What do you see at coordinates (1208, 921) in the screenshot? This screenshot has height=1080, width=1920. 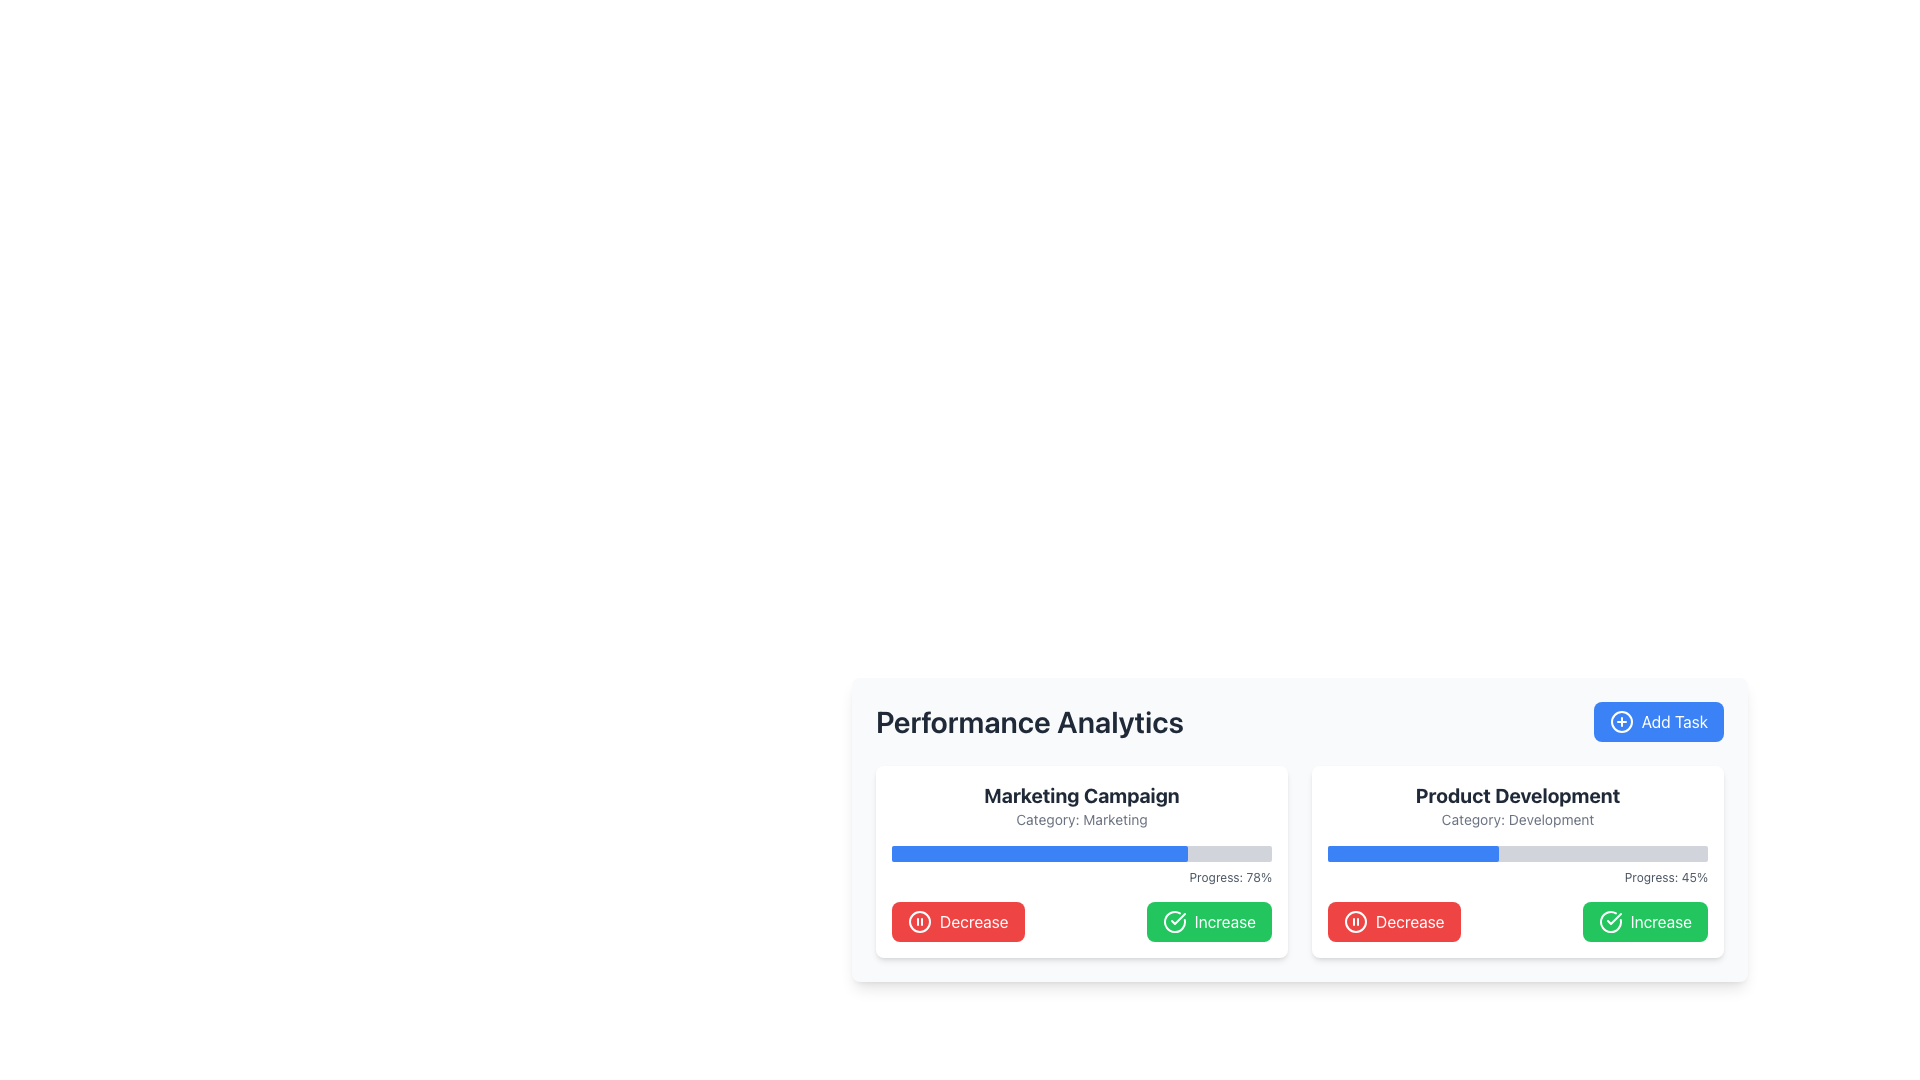 I see `the 'Increase' button, which has a green background, rounded corners, and contains a white checkmark icon and the text 'Increase' in white` at bounding box center [1208, 921].